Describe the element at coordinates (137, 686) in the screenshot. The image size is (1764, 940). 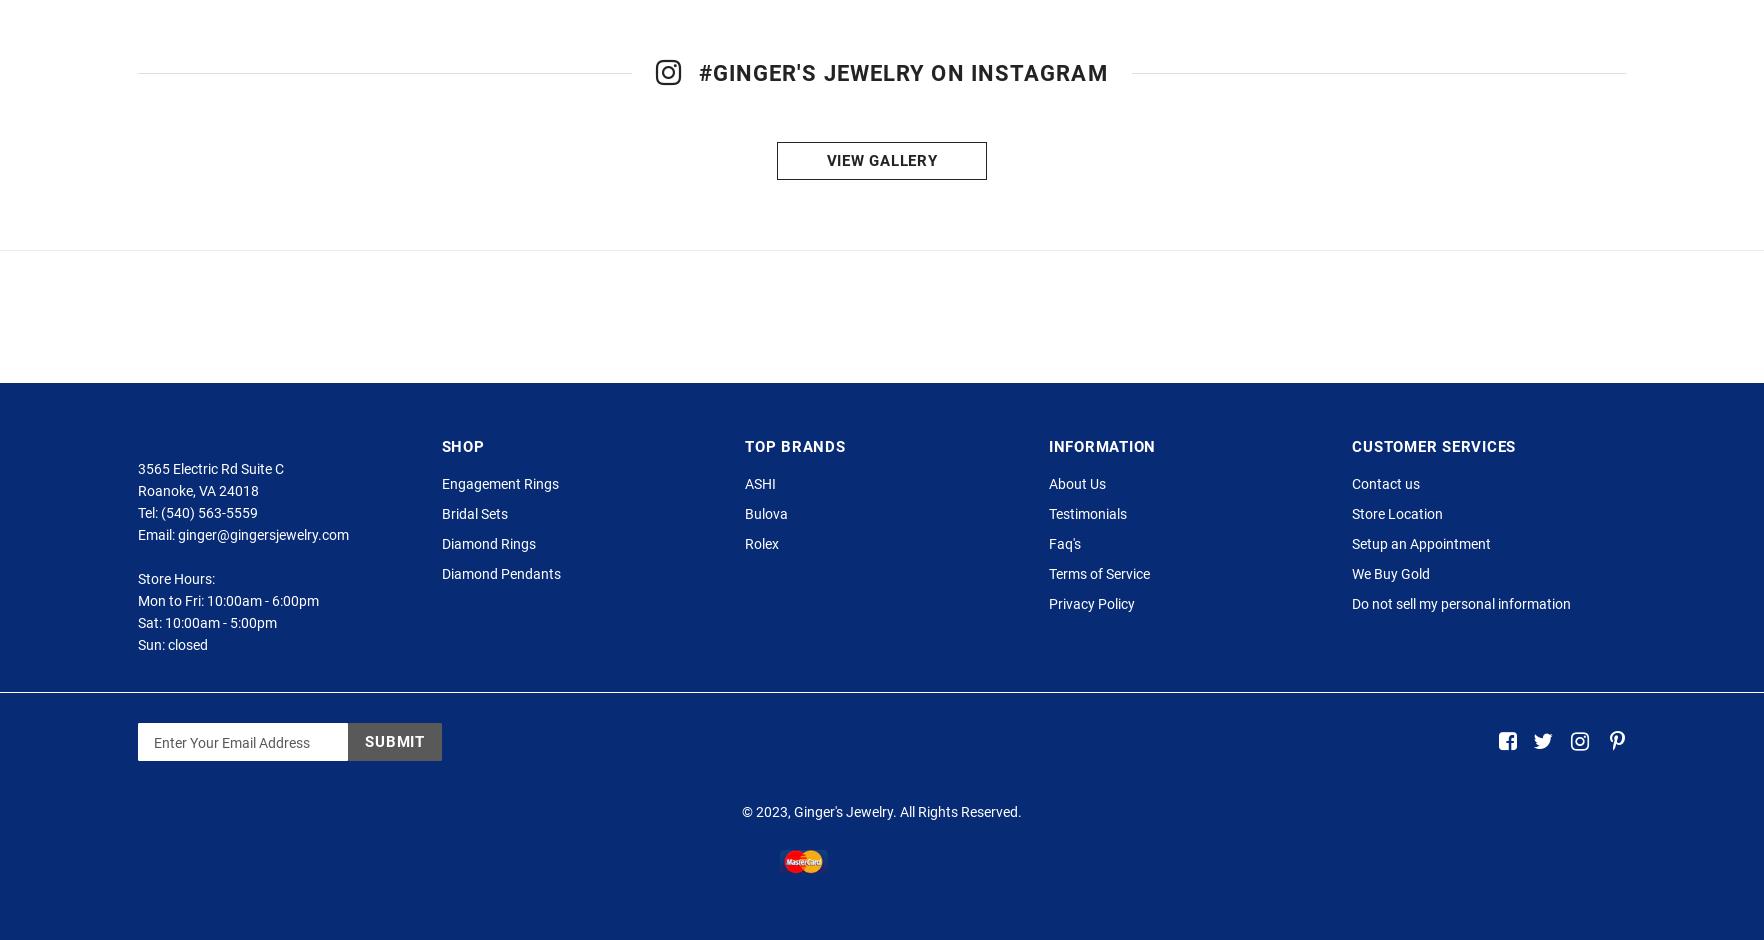
I see `'Mon to Fri: 10:00am - 6:00pm'` at that location.